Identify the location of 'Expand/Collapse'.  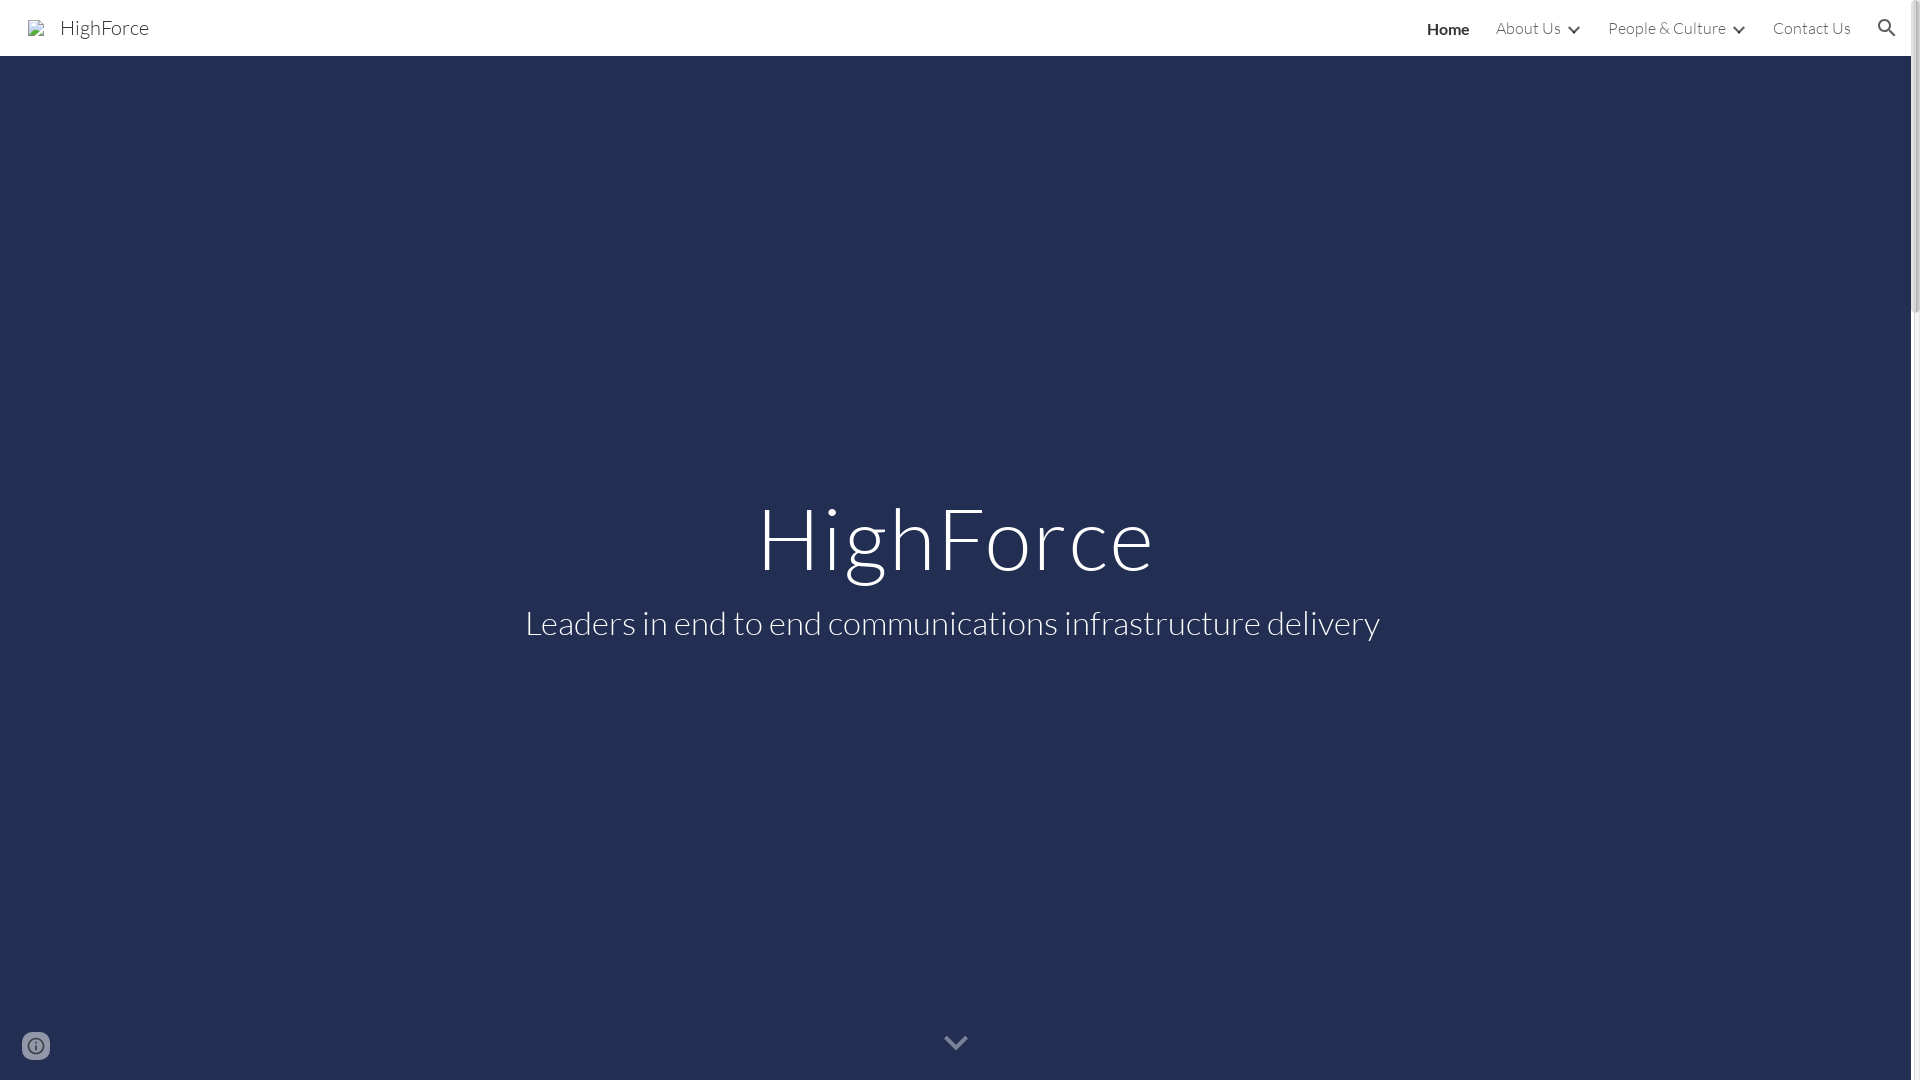
(1736, 27).